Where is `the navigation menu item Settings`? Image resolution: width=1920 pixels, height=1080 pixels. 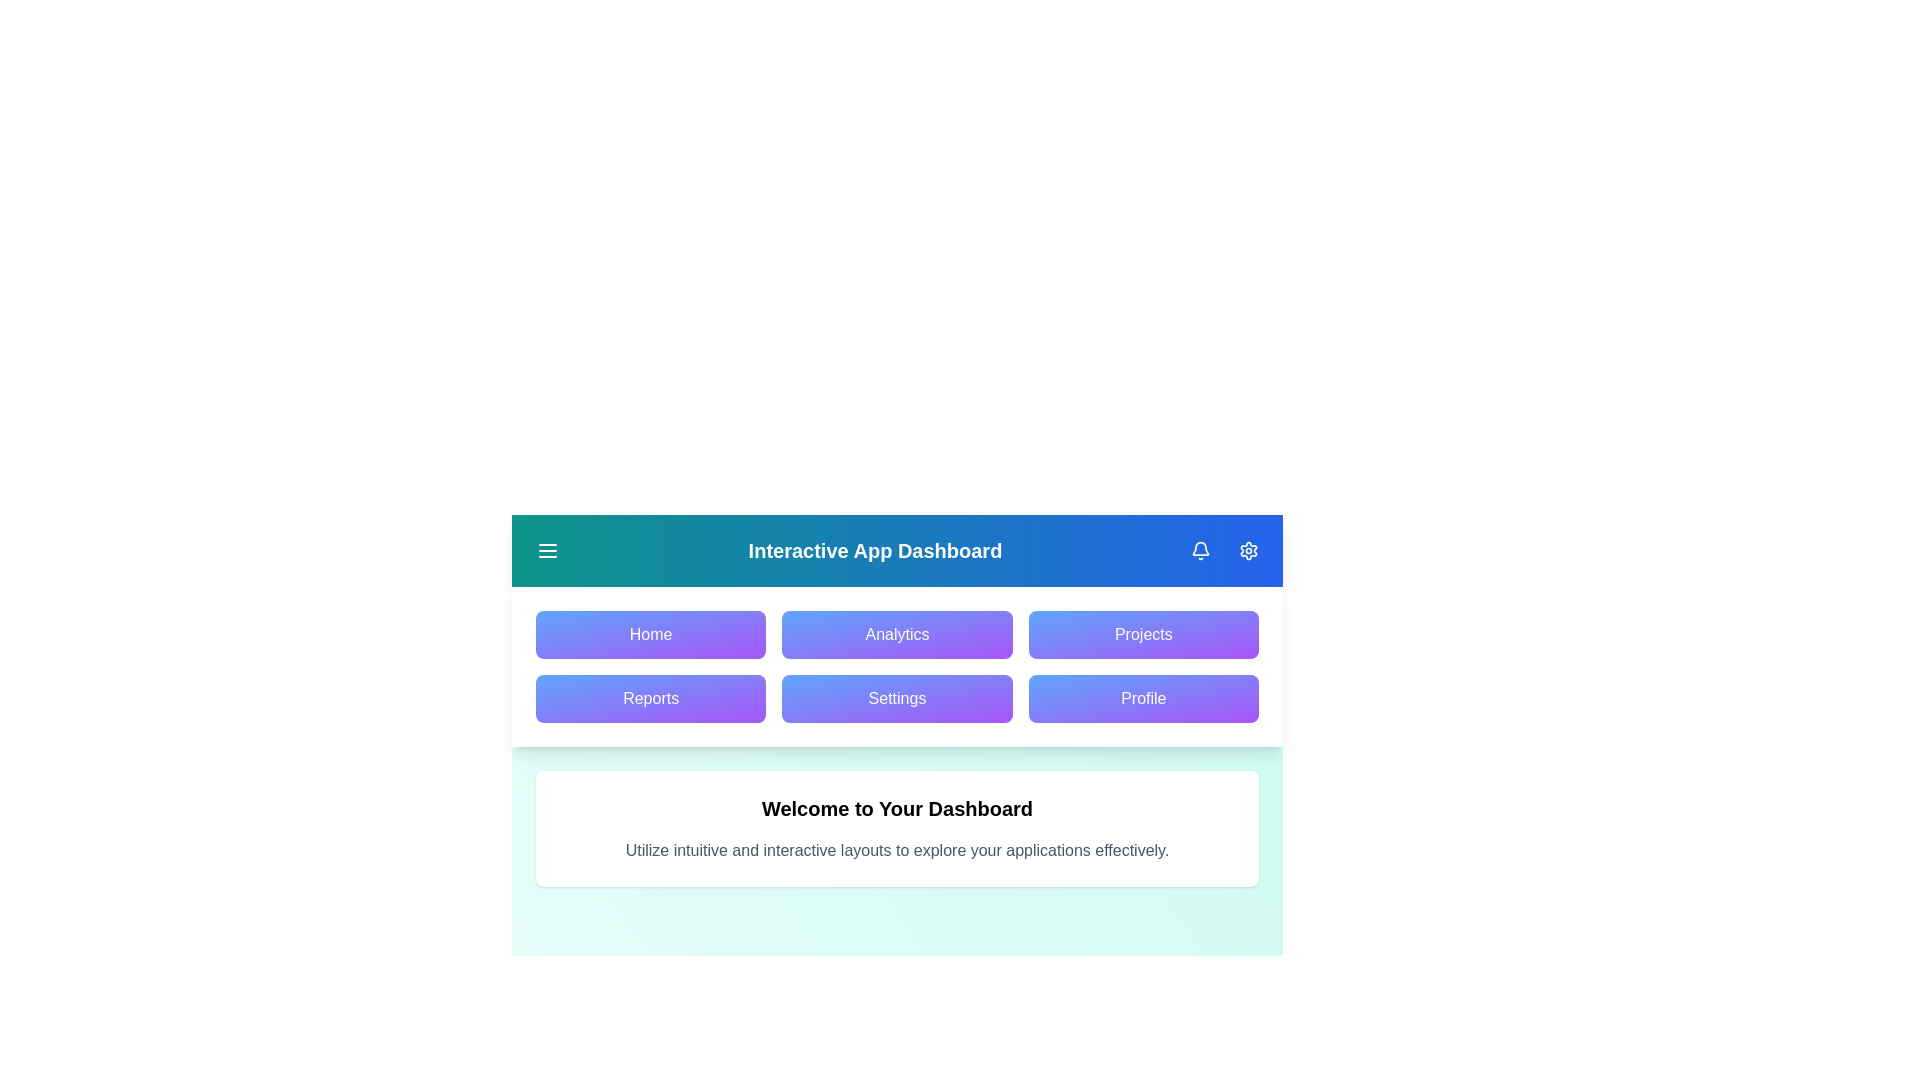 the navigation menu item Settings is located at coordinates (896, 697).